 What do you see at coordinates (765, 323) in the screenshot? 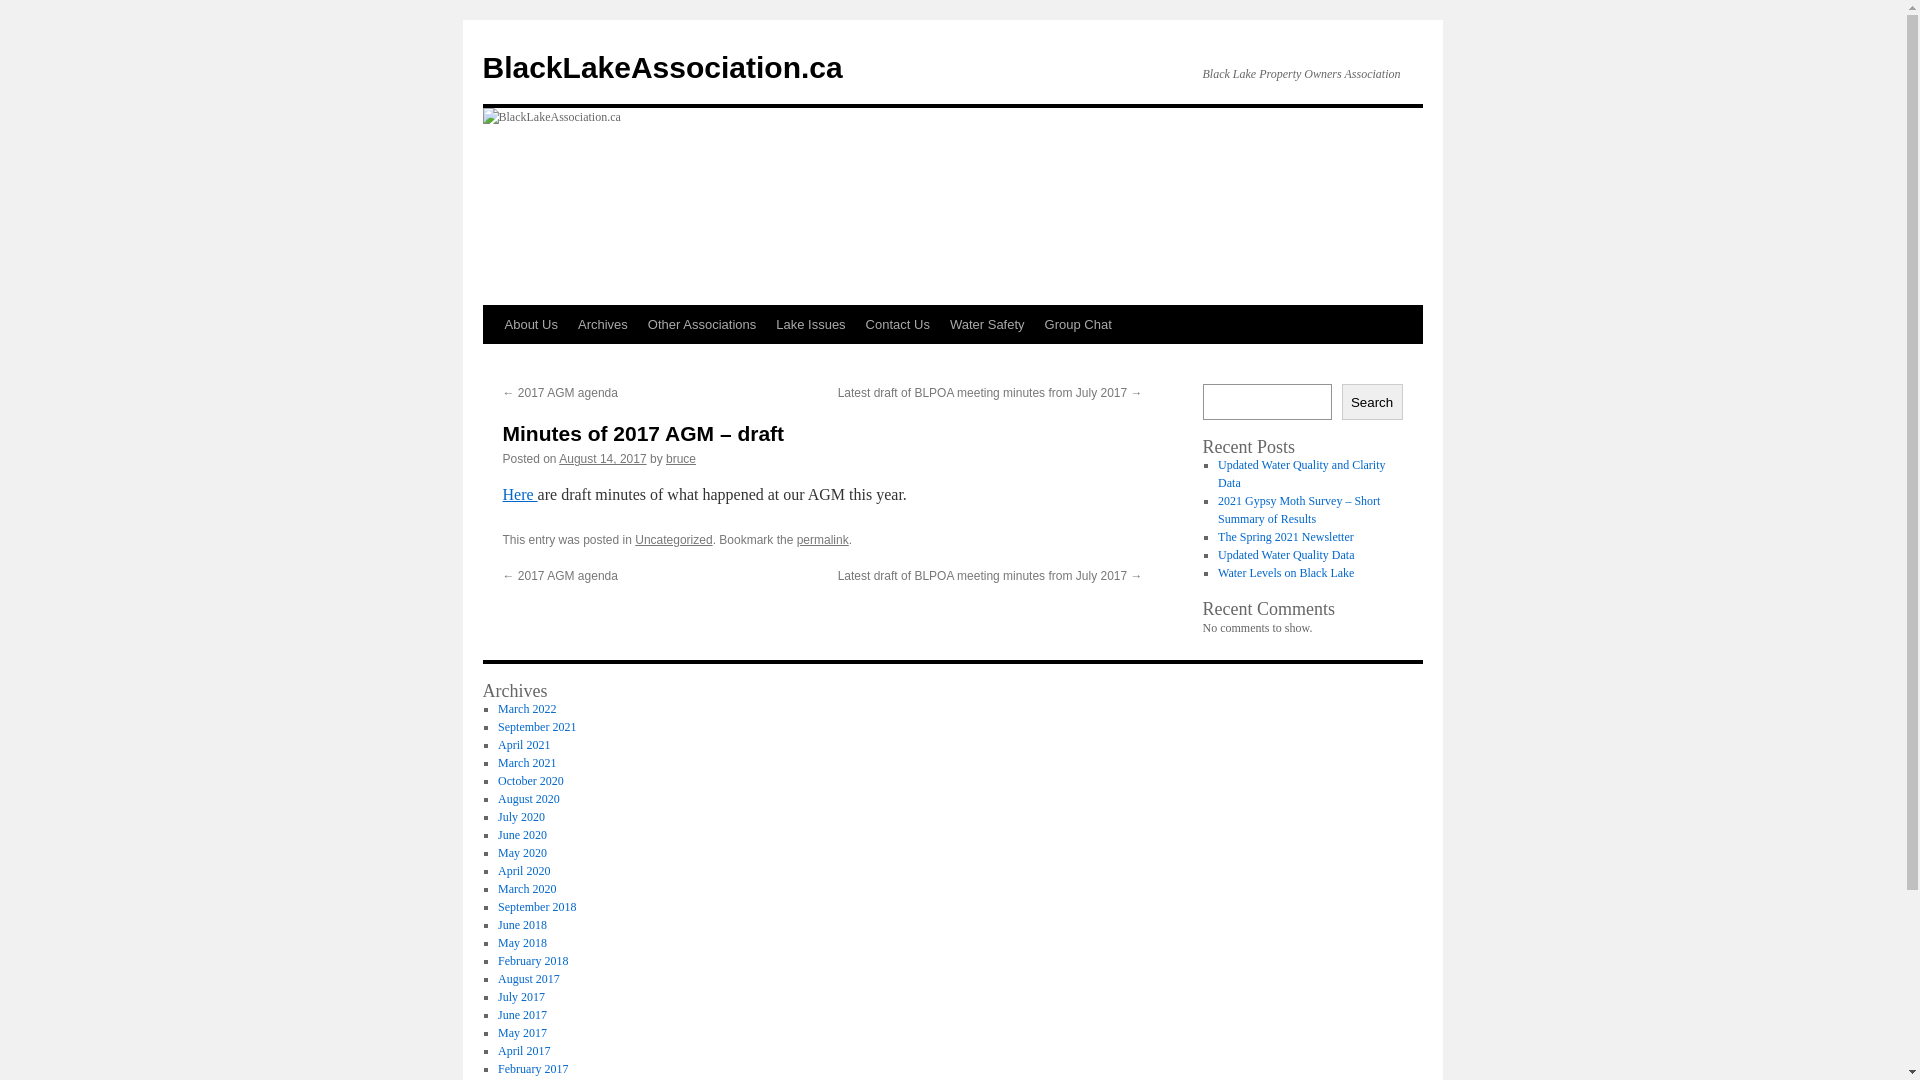
I see `'Lake Issues'` at bounding box center [765, 323].